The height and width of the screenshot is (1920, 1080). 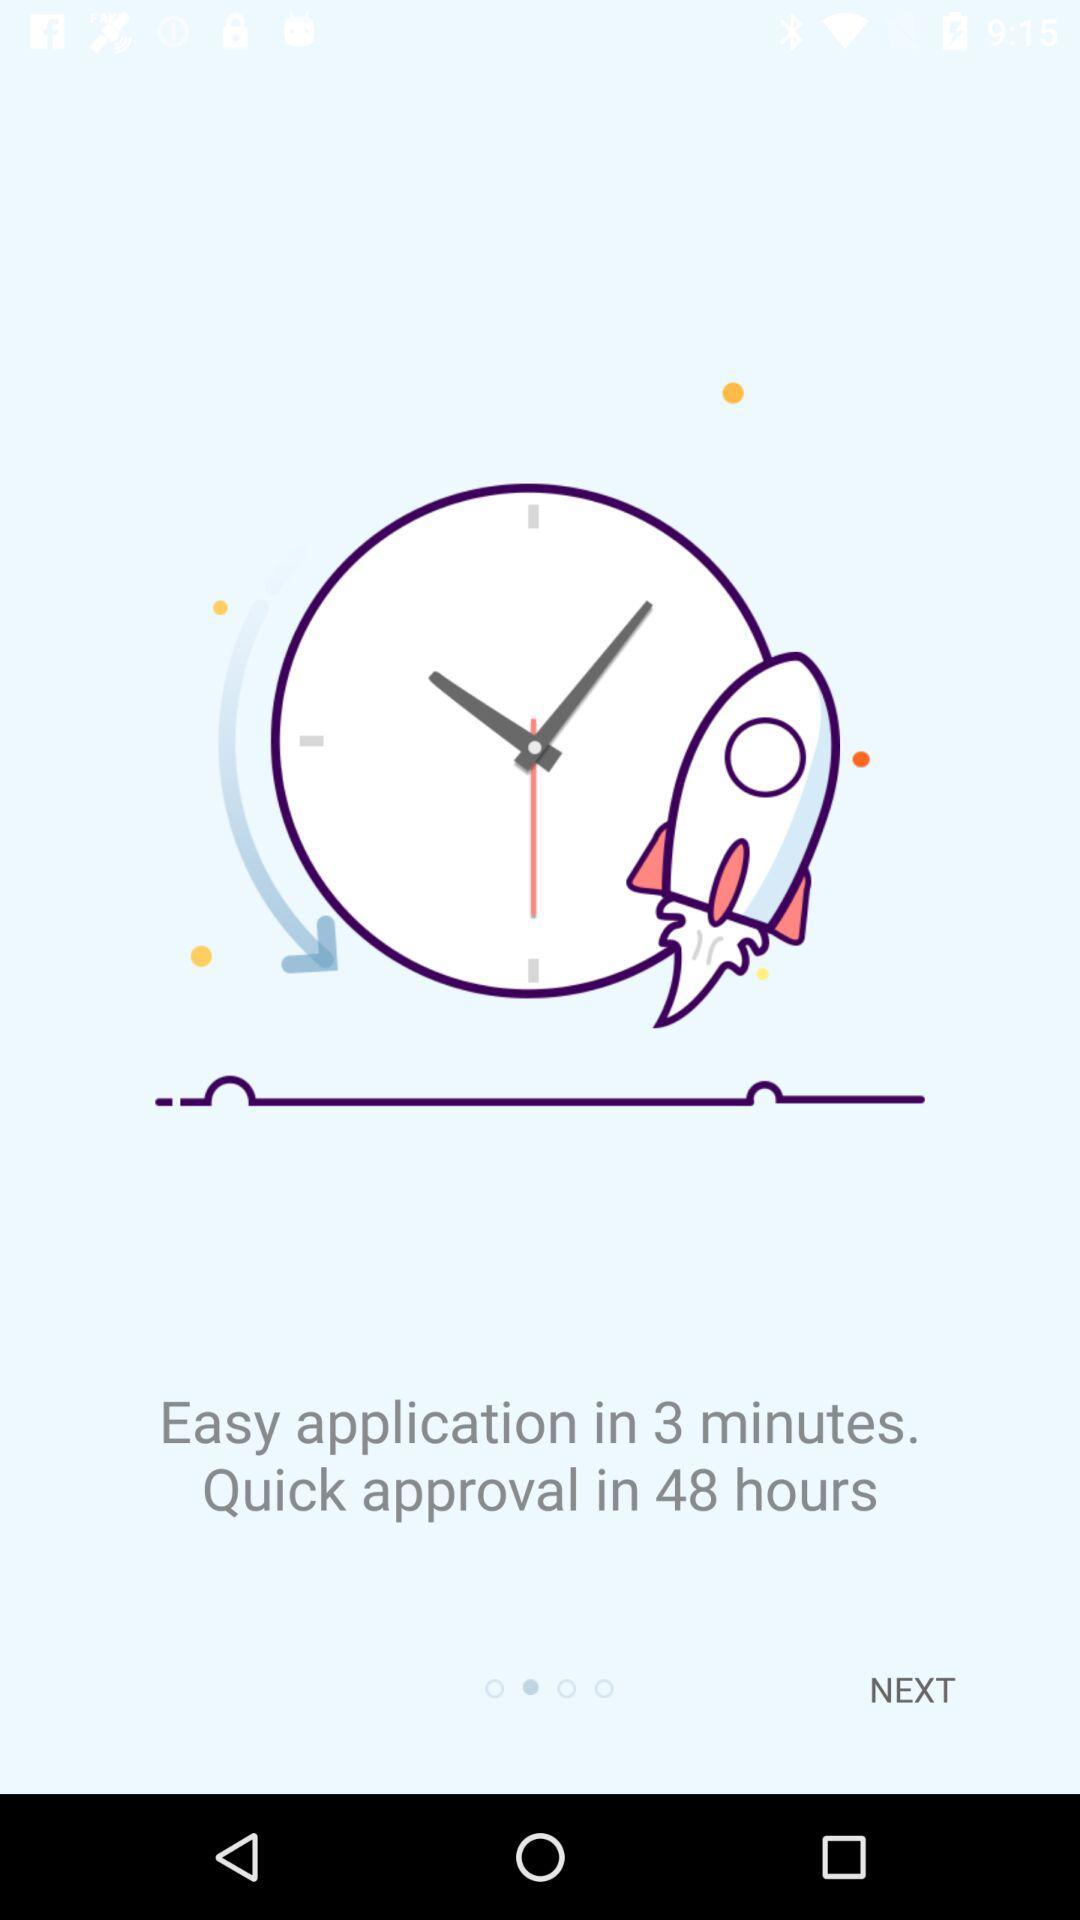 What do you see at coordinates (911, 1688) in the screenshot?
I see `the next at the bottom right corner` at bounding box center [911, 1688].